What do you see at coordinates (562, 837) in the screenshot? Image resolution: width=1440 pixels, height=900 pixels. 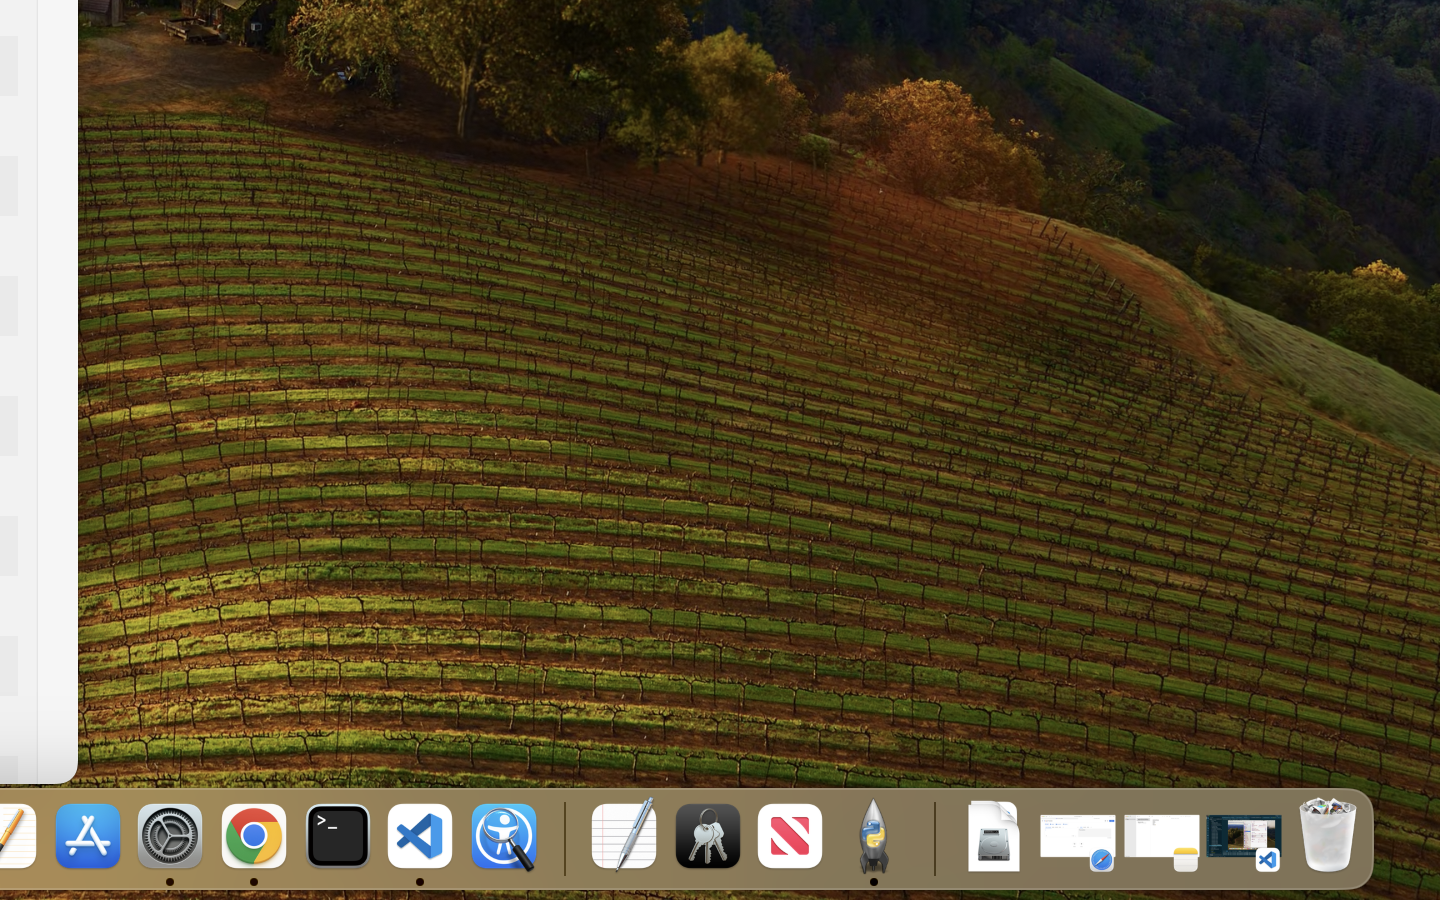 I see `'0.4285714328289032'` at bounding box center [562, 837].